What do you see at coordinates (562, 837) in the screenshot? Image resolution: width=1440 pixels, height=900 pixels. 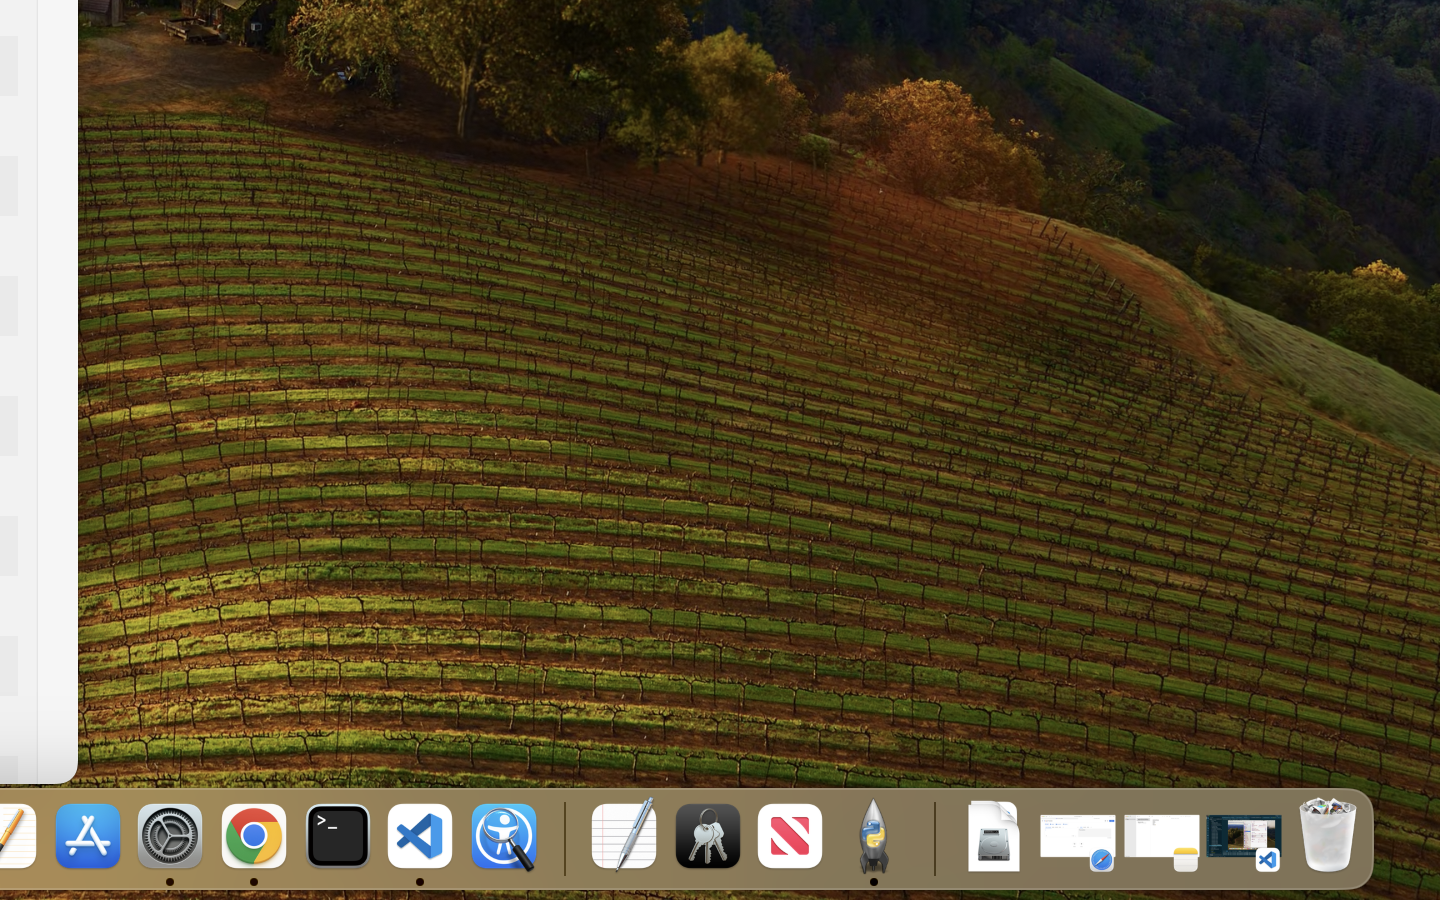 I see `'0.4285714328289032'` at bounding box center [562, 837].